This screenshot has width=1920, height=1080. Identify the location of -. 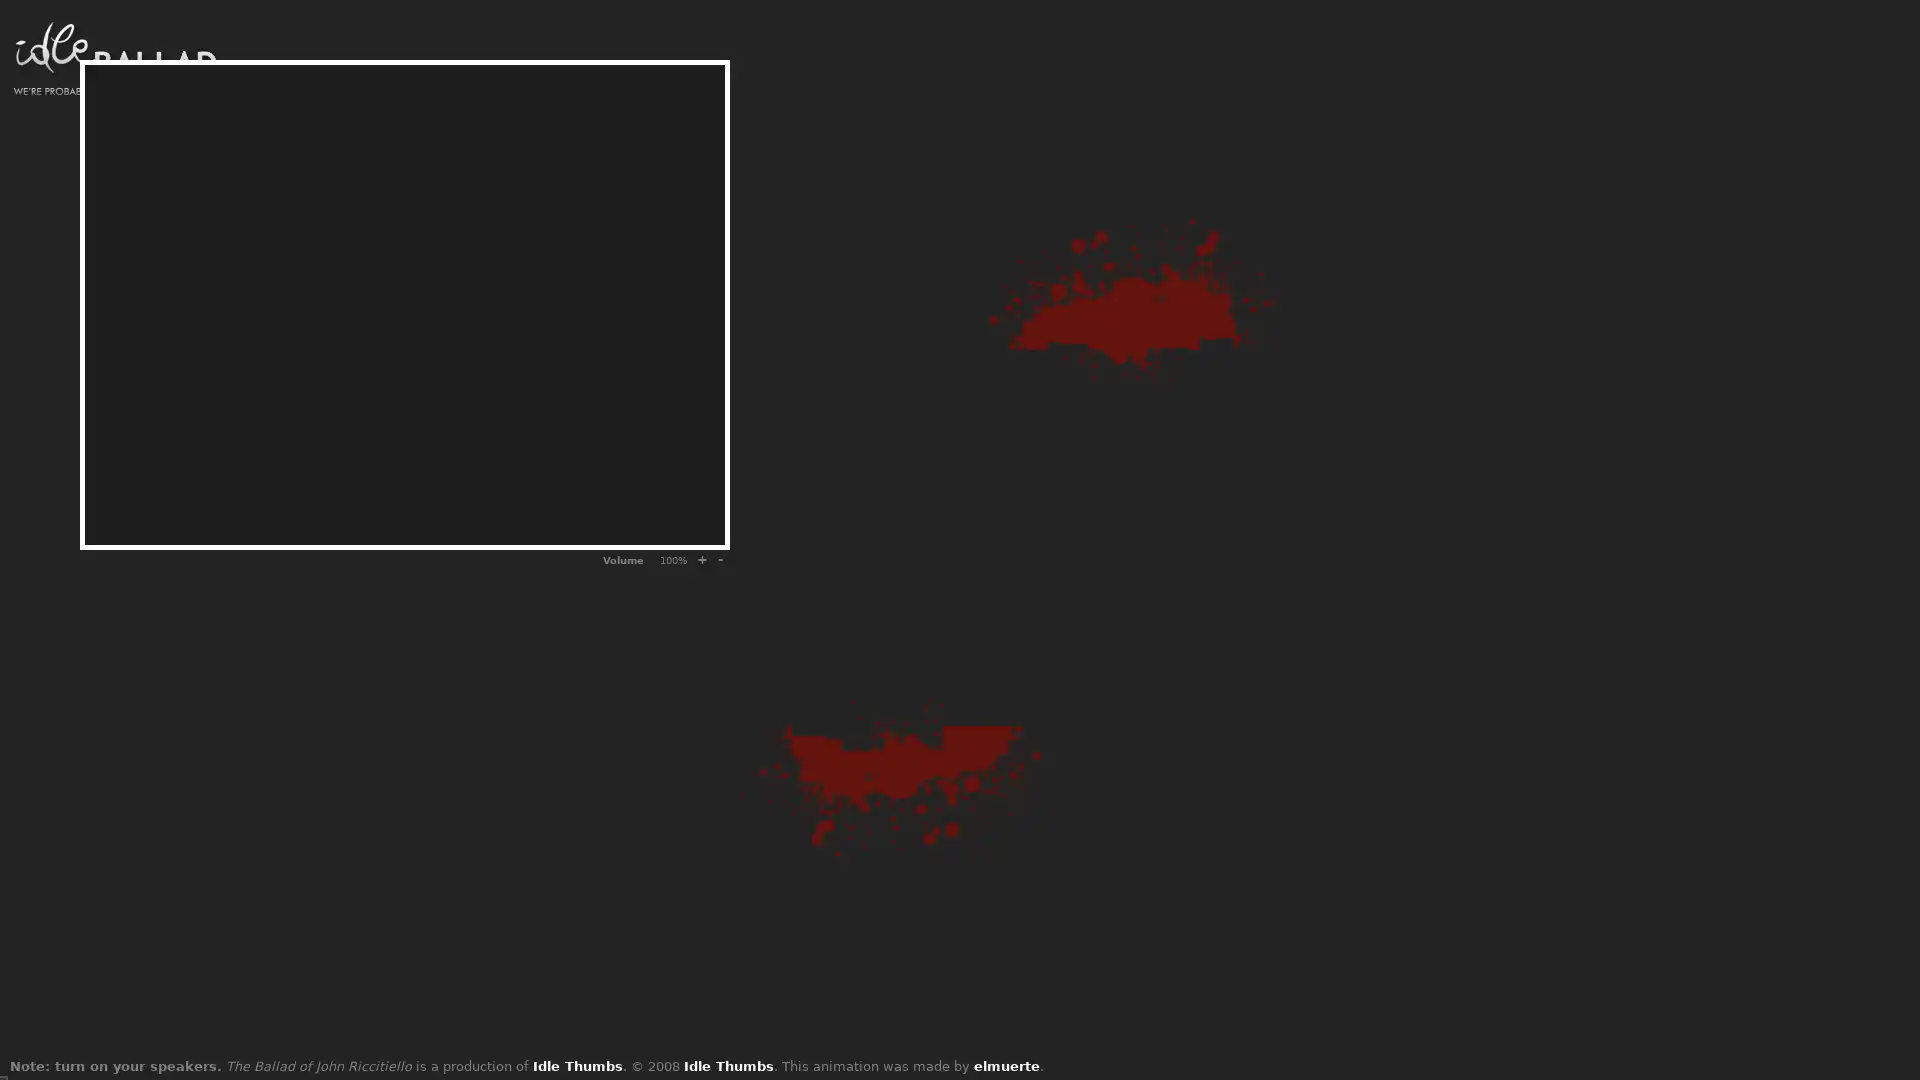
(720, 559).